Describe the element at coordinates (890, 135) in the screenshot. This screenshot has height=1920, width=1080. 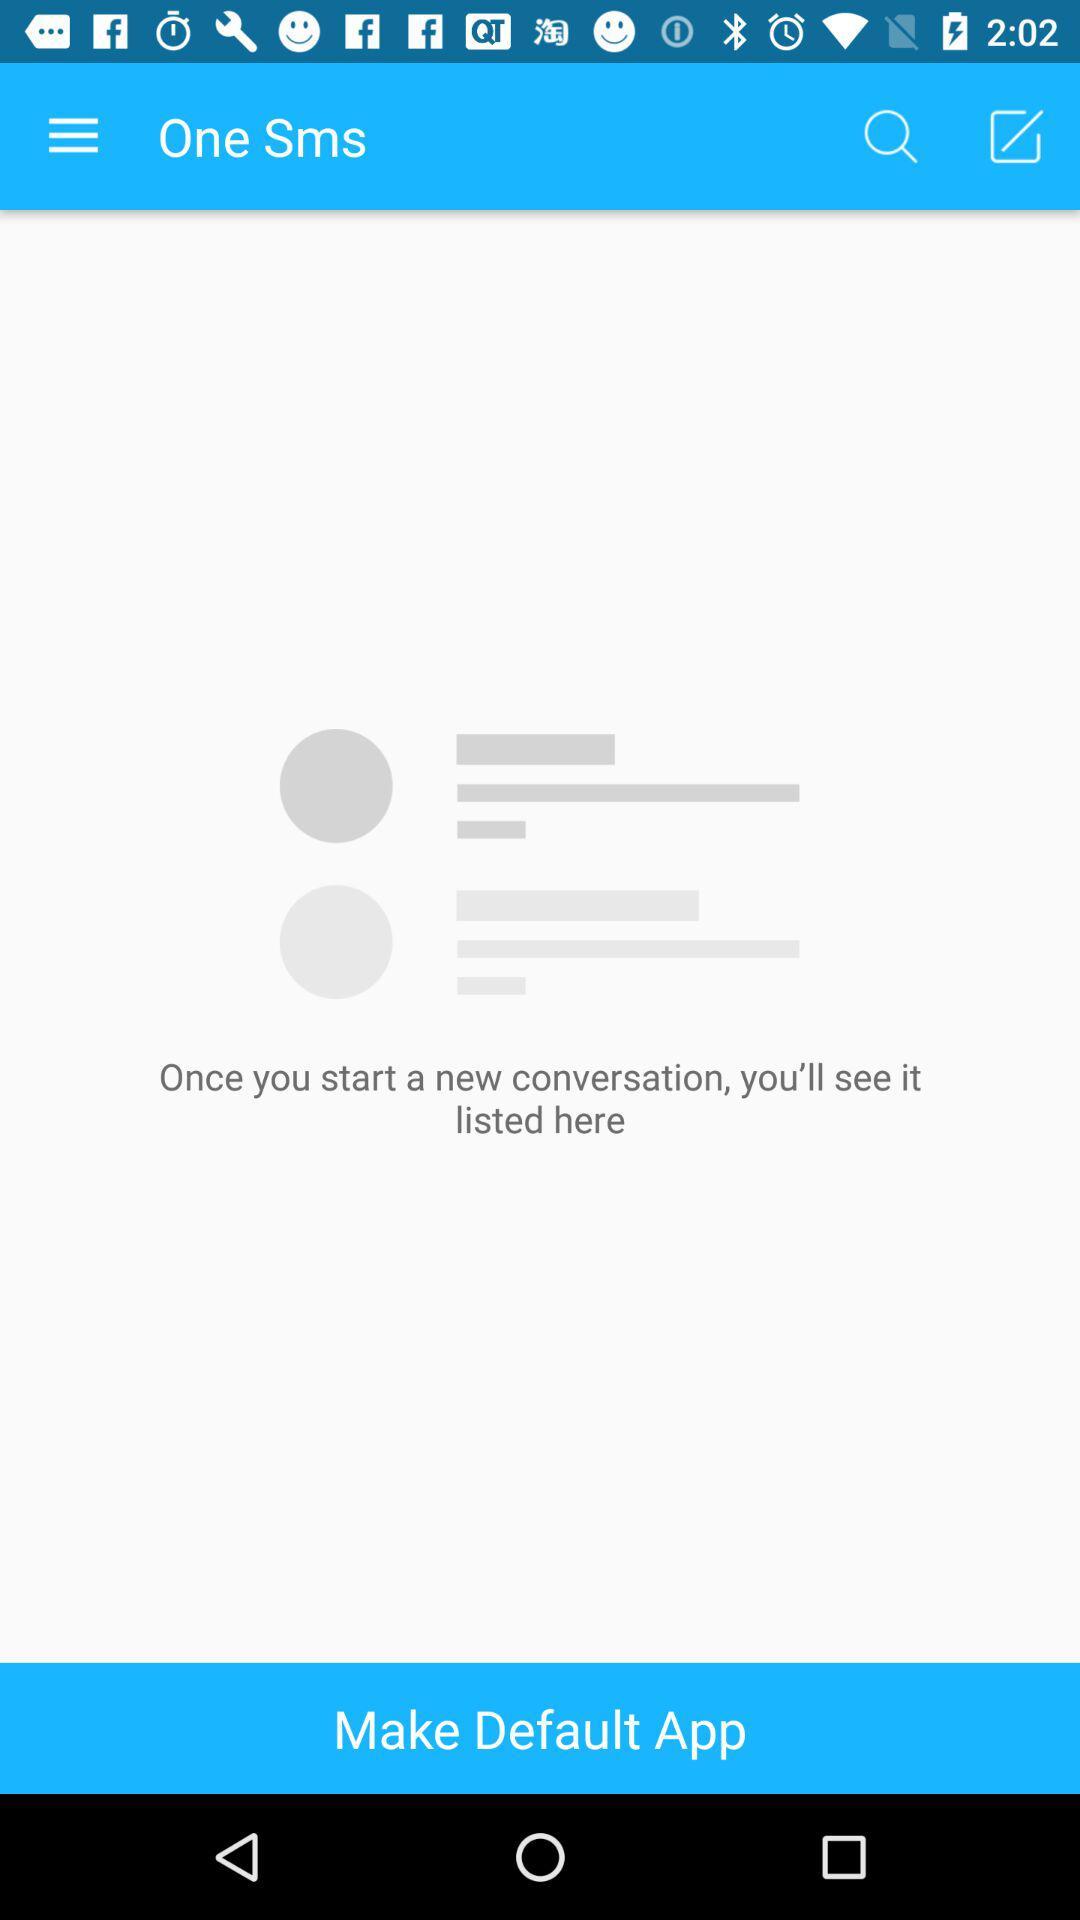
I see `app next to the one sms icon` at that location.